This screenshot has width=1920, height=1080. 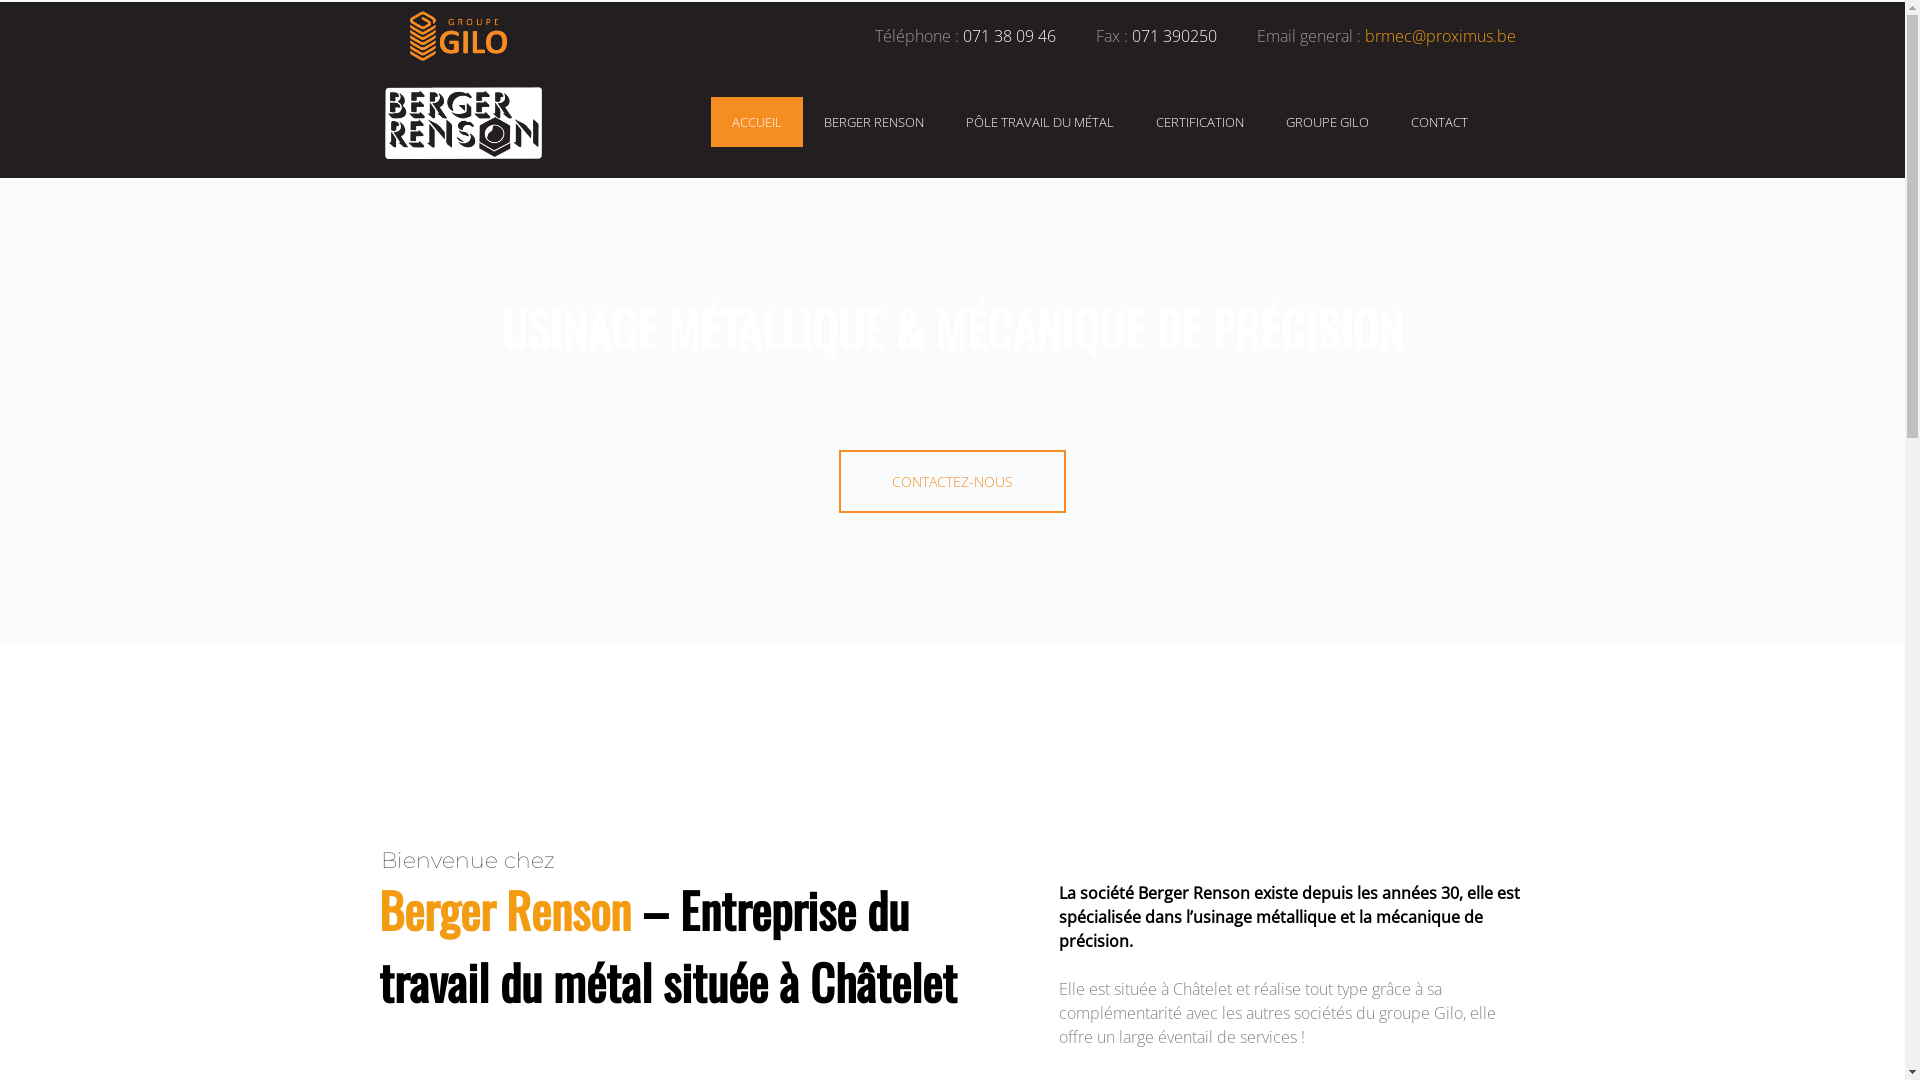 What do you see at coordinates (1200, 122) in the screenshot?
I see `'CERTIFICATION'` at bounding box center [1200, 122].